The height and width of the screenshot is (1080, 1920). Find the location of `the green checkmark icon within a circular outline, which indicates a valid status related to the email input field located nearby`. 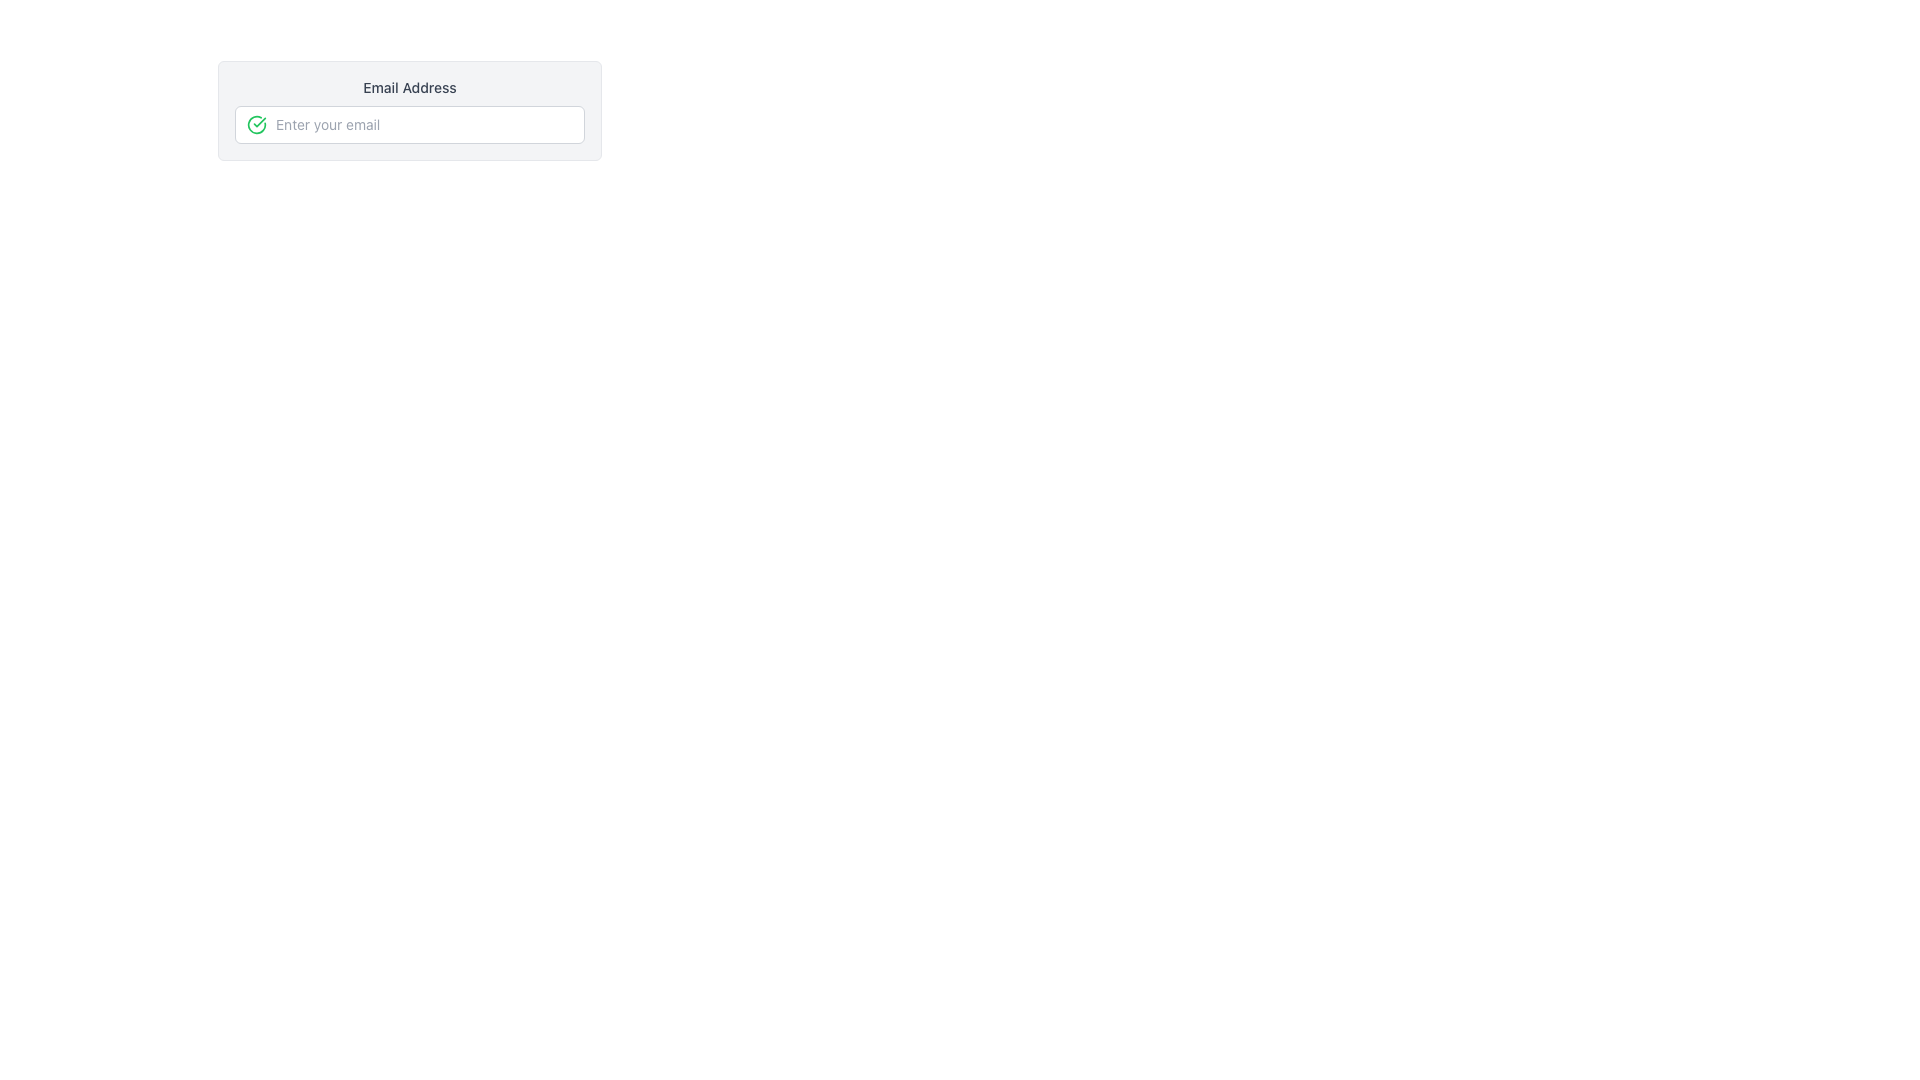

the green checkmark icon within a circular outline, which indicates a valid status related to the email input field located nearby is located at coordinates (256, 124).